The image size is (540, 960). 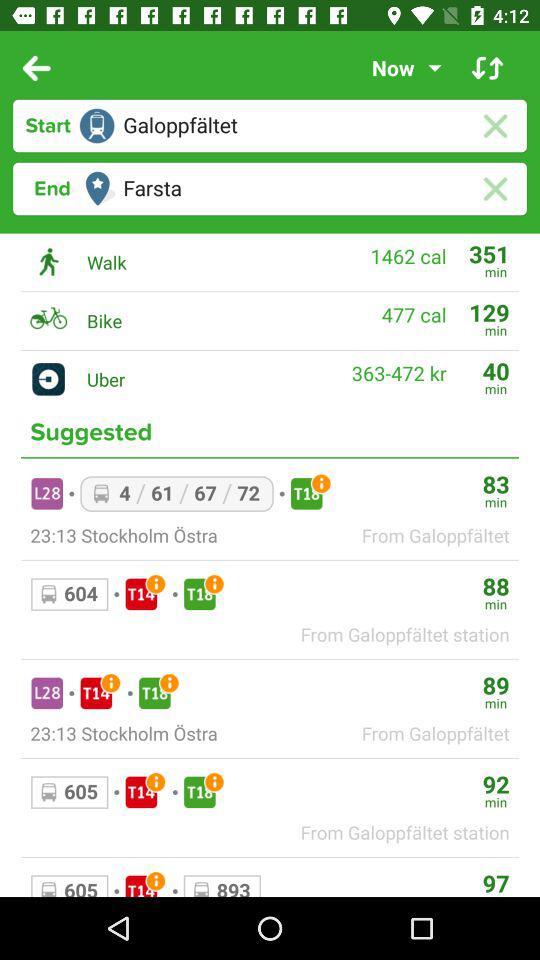 What do you see at coordinates (486, 68) in the screenshot?
I see `refresh list option` at bounding box center [486, 68].